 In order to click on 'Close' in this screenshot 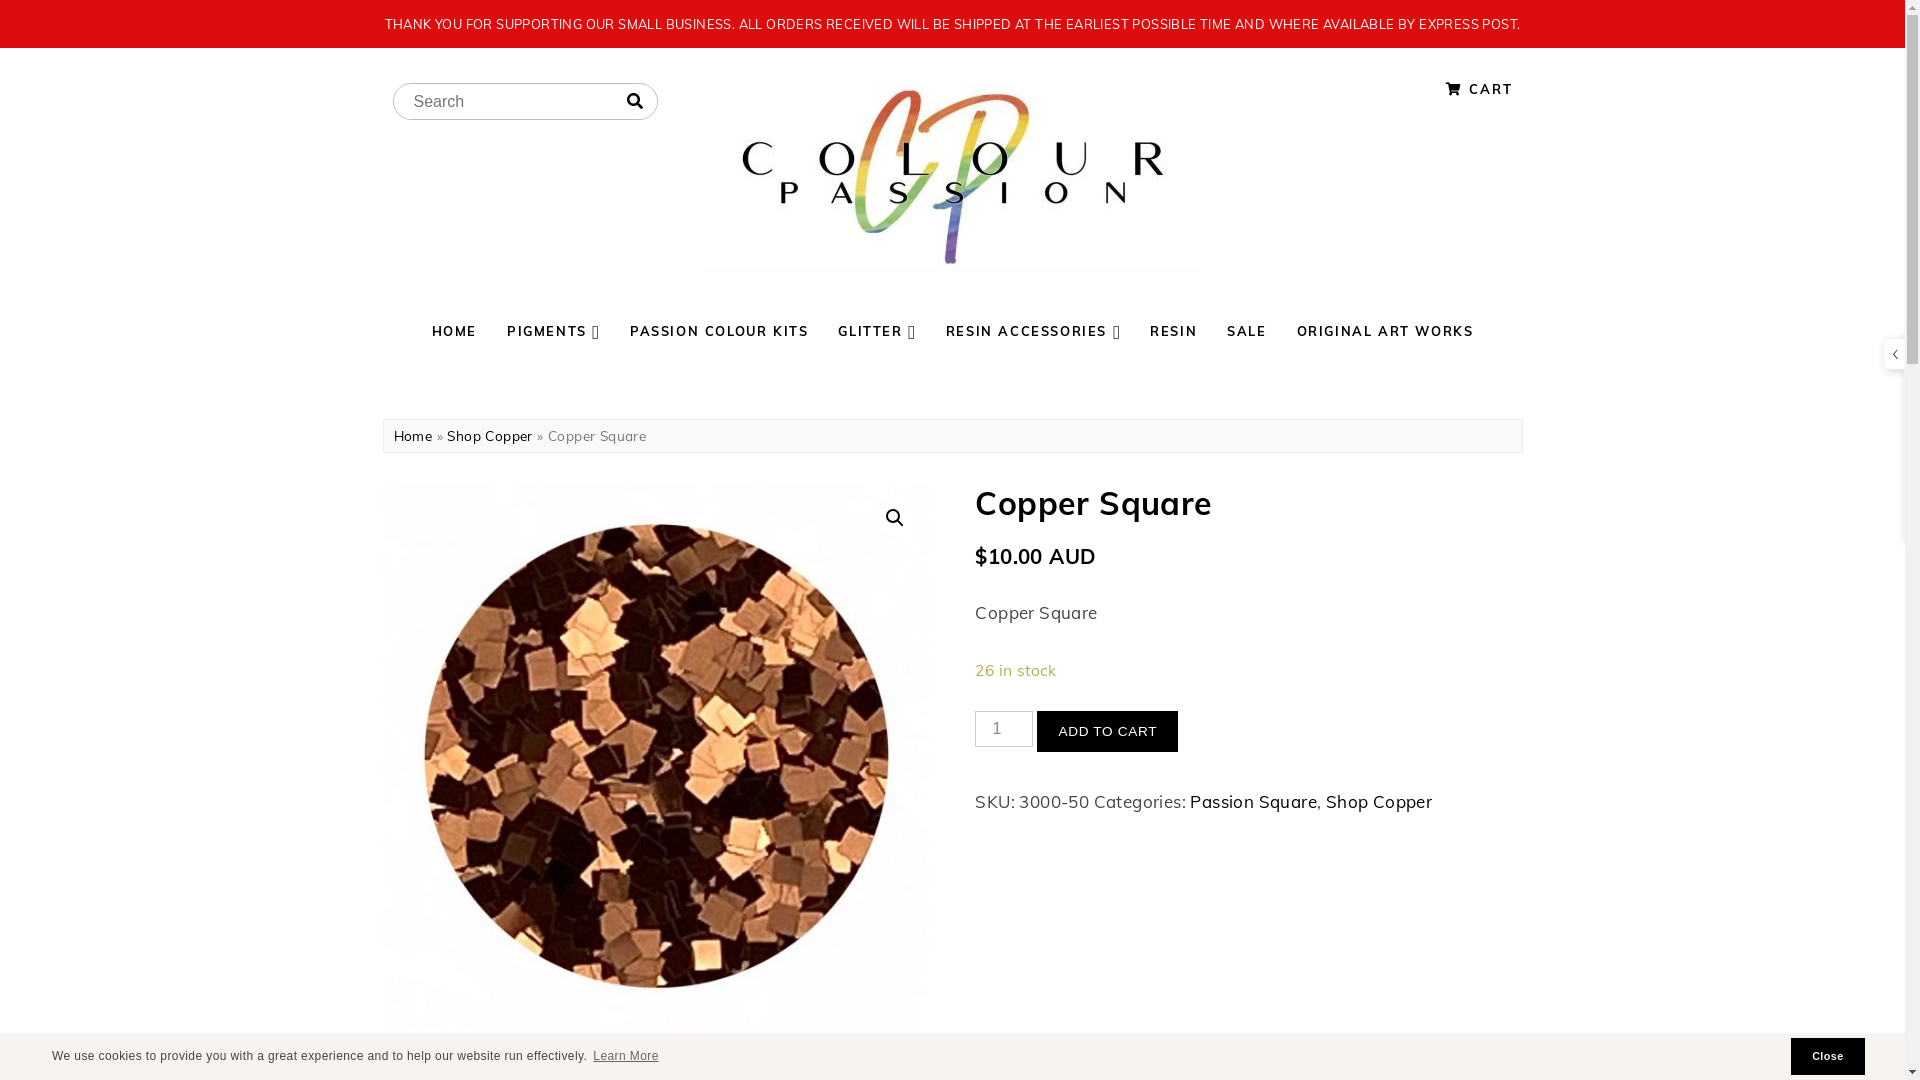, I will do `click(1828, 1055)`.